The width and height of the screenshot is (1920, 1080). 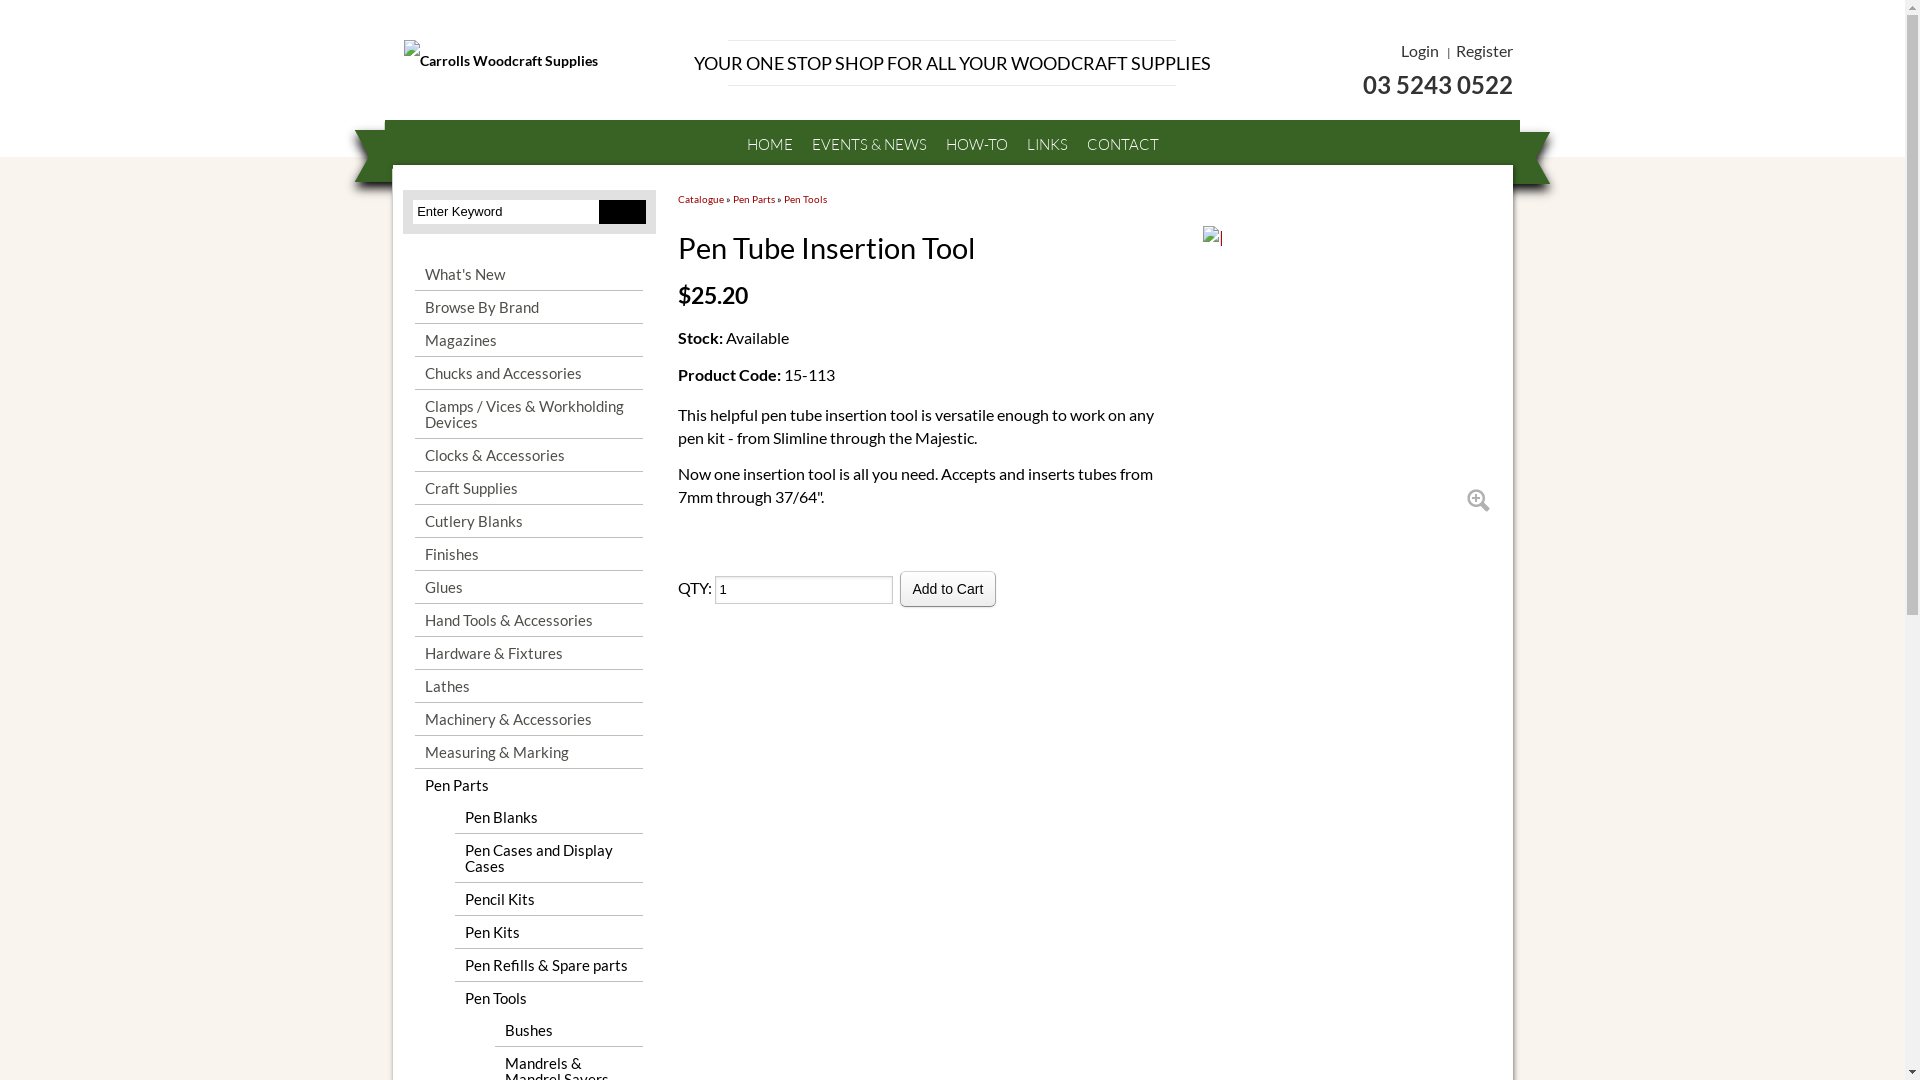 I want to click on 'Glues', so click(x=413, y=585).